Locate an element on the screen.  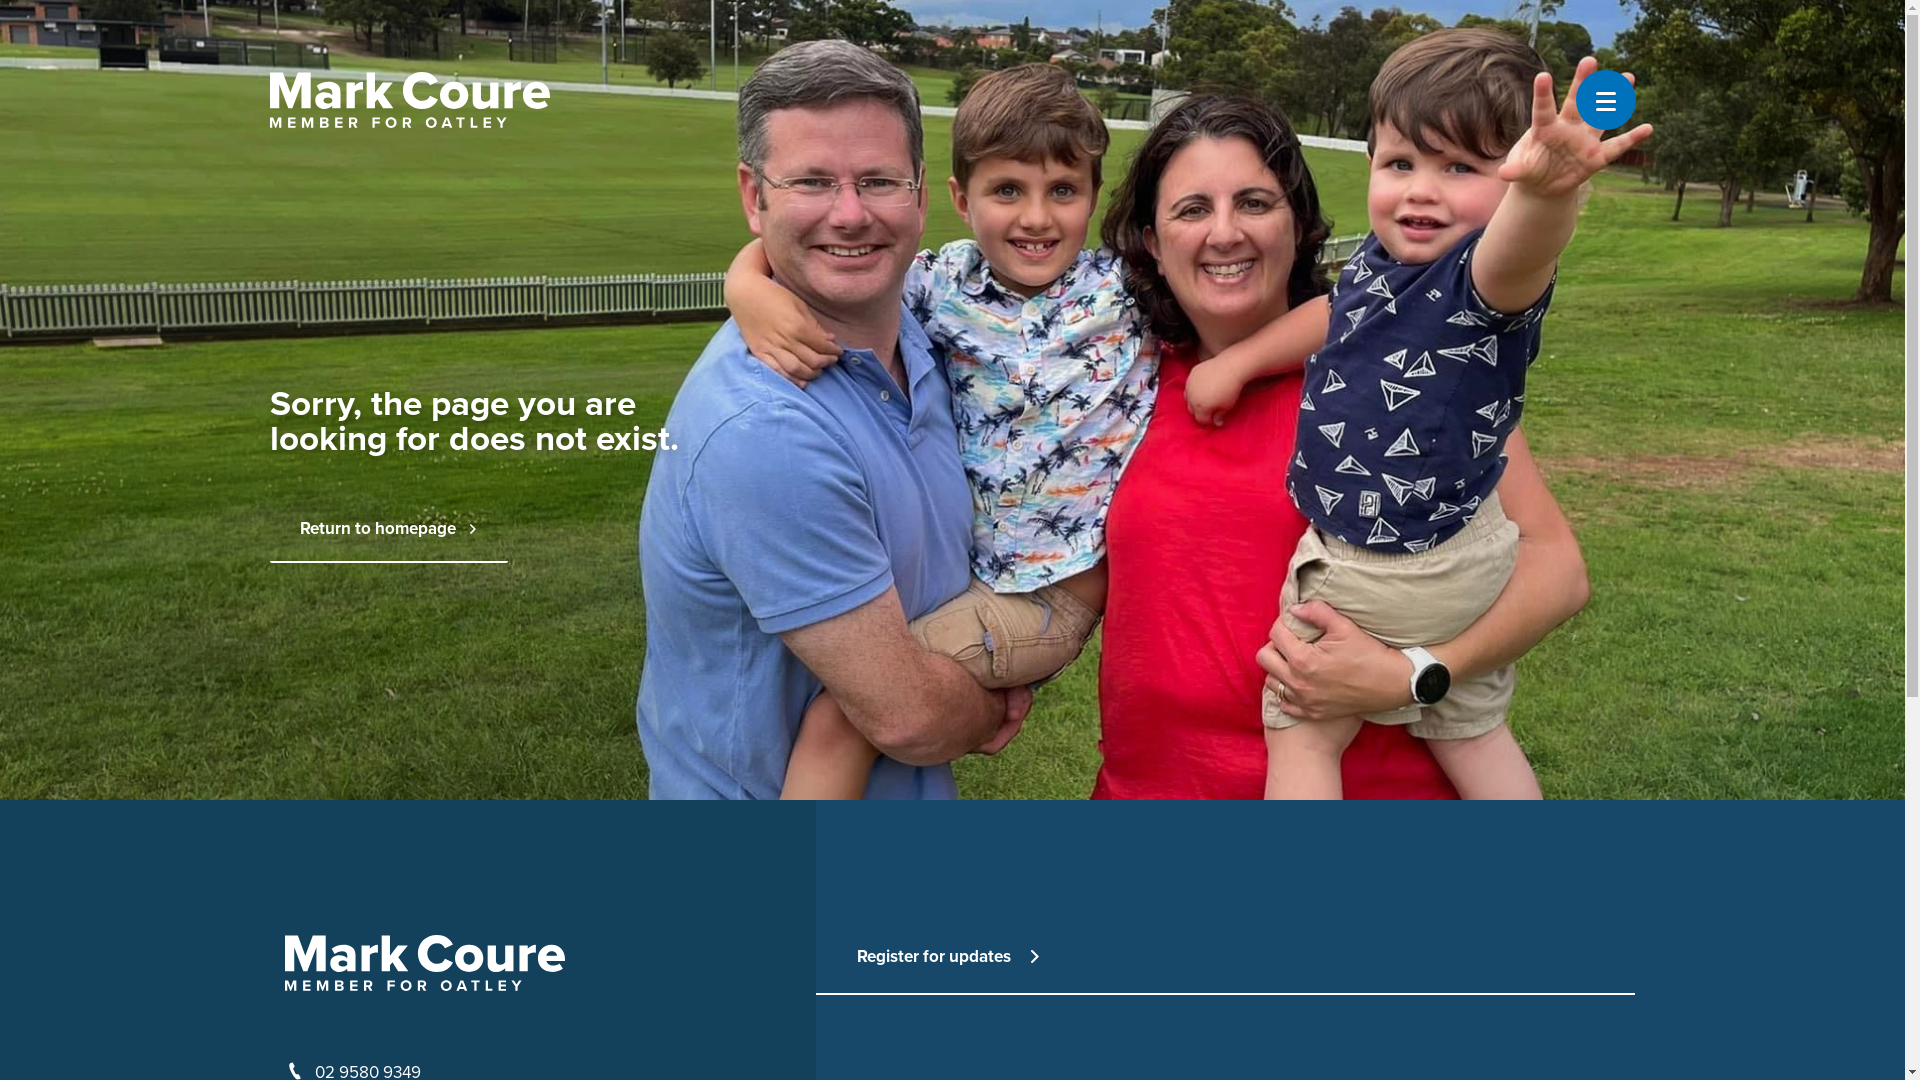
'Register for updates' is located at coordinates (857, 955).